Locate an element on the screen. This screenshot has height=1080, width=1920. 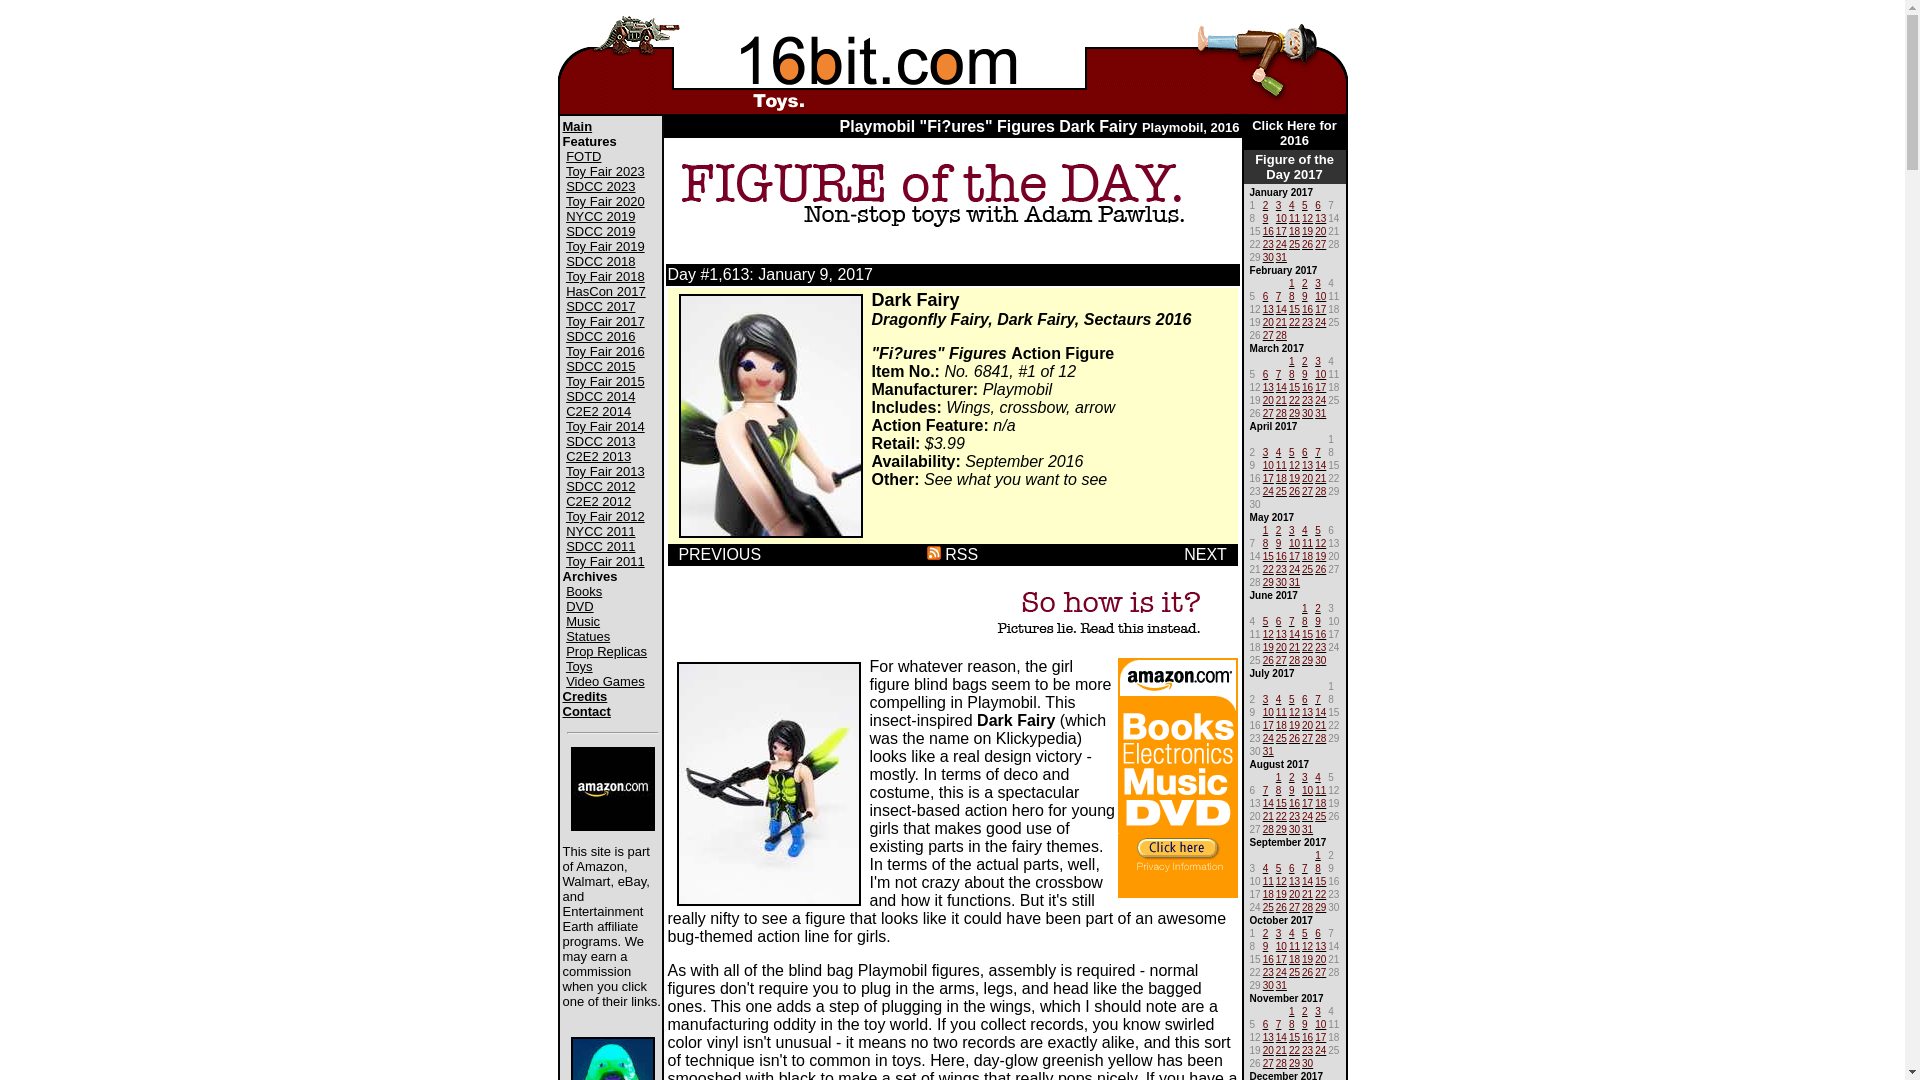
'21' is located at coordinates (1275, 319).